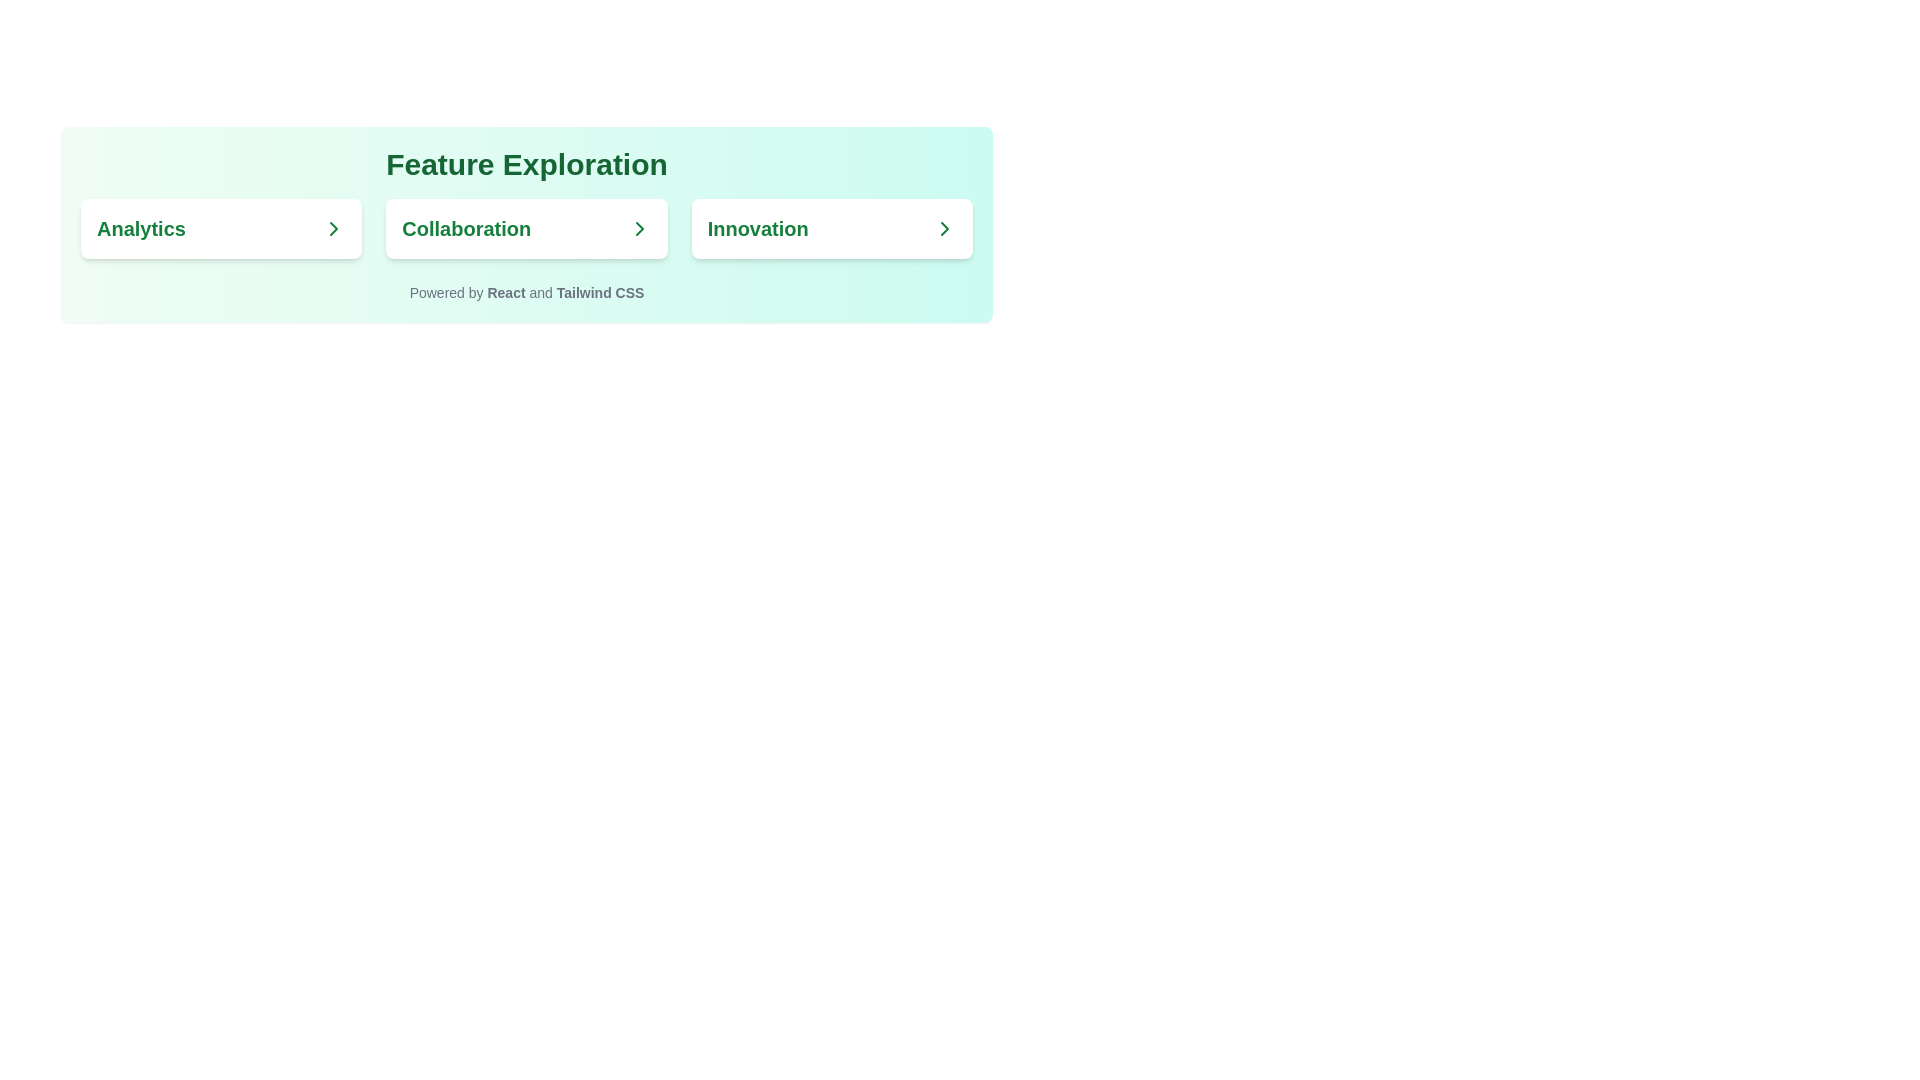  What do you see at coordinates (944, 227) in the screenshot?
I see `the rightward-pointing chevron icon inside the 'Innovation' button` at bounding box center [944, 227].